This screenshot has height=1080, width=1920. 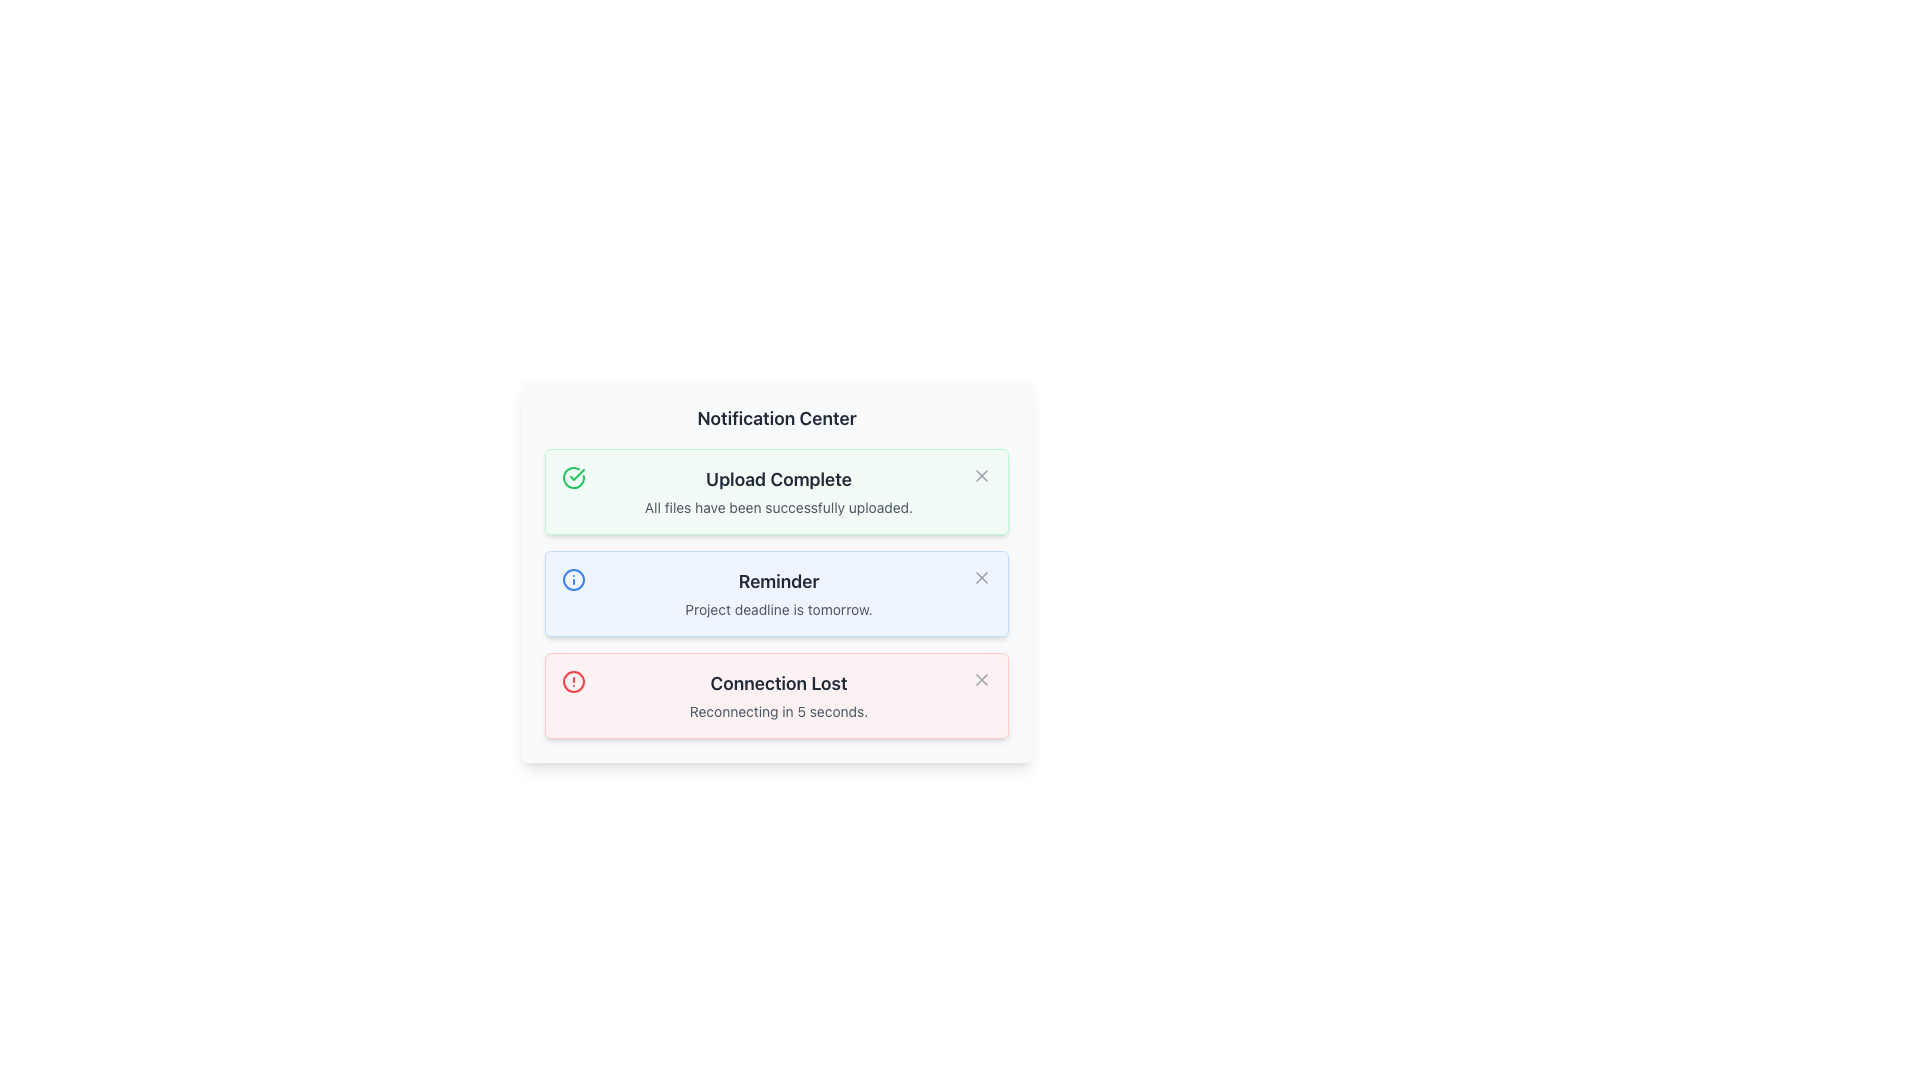 I want to click on the close icon in the top-right corner of the 'Upload Complete' notification box, so click(x=982, y=475).